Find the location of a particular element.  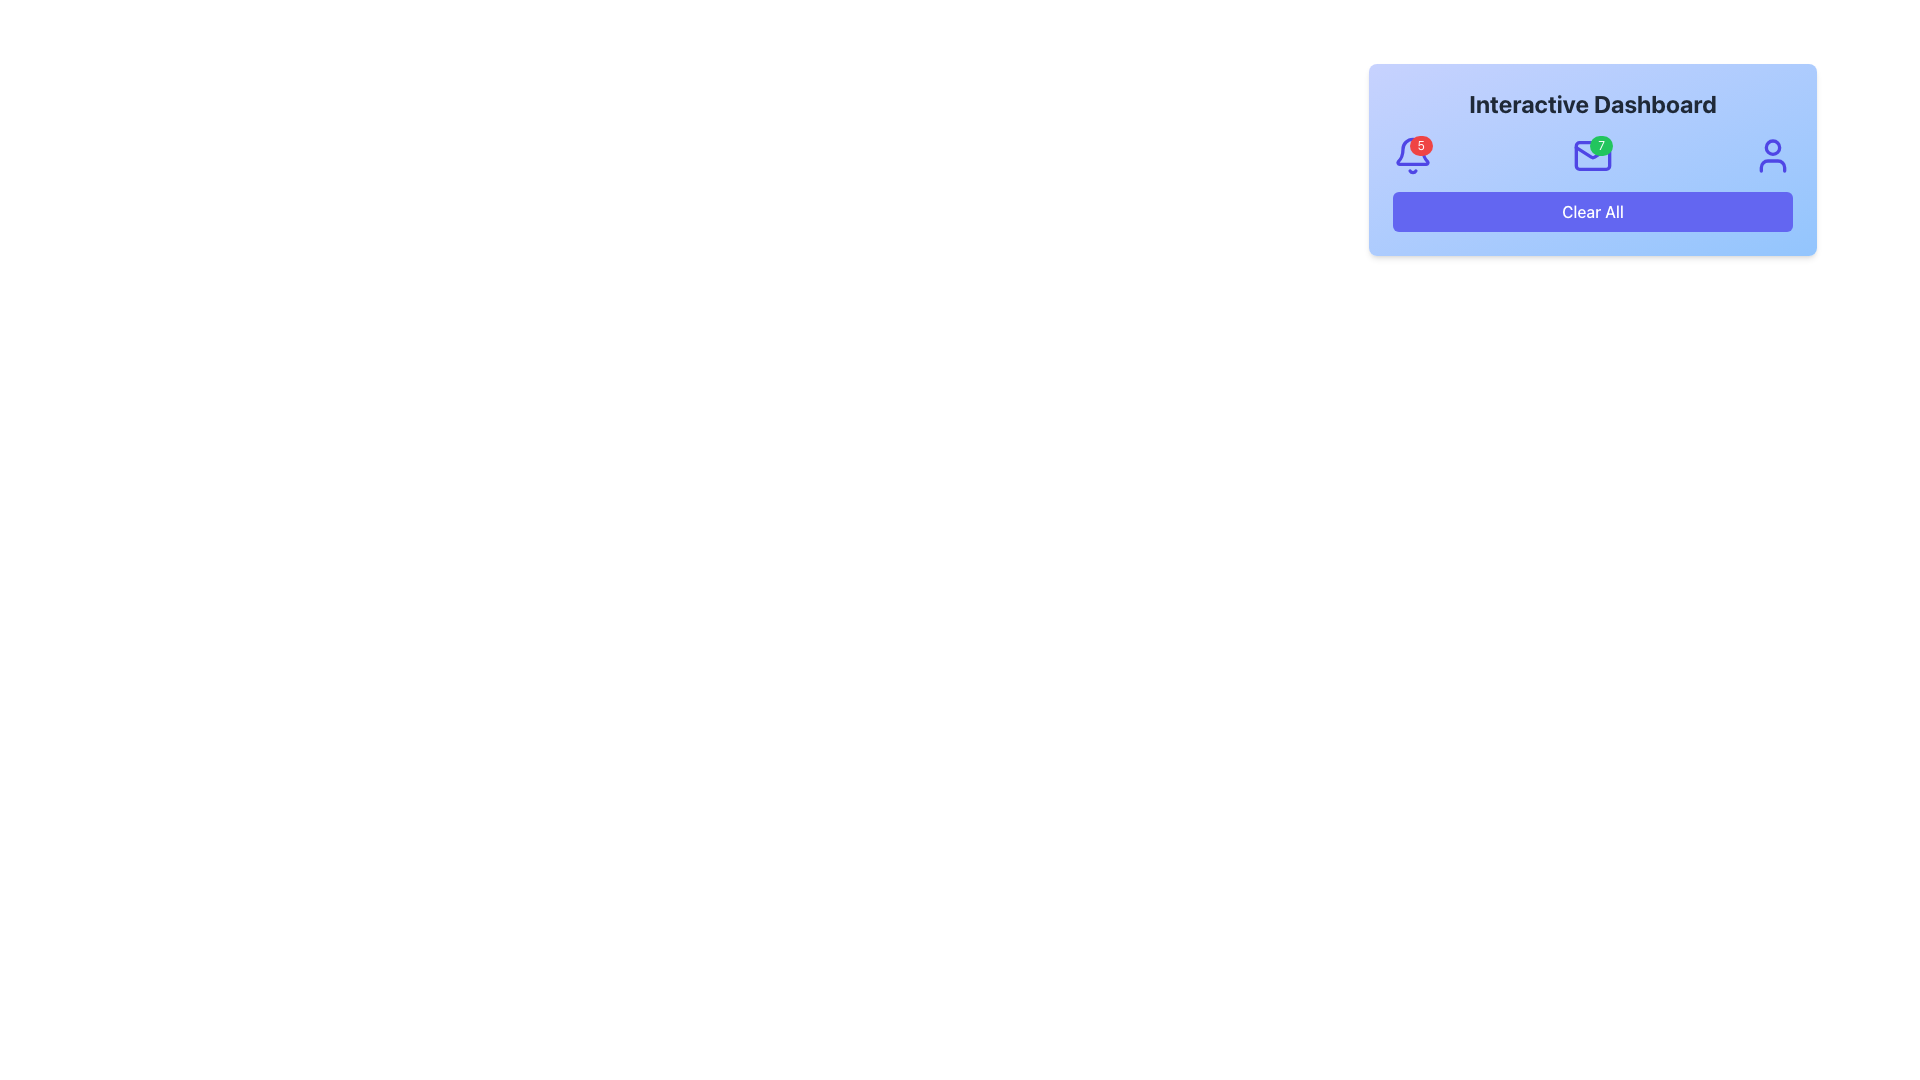

the header text at the top of the dashboard area, which indicates the overall function or purpose of the section is located at coordinates (1592, 104).